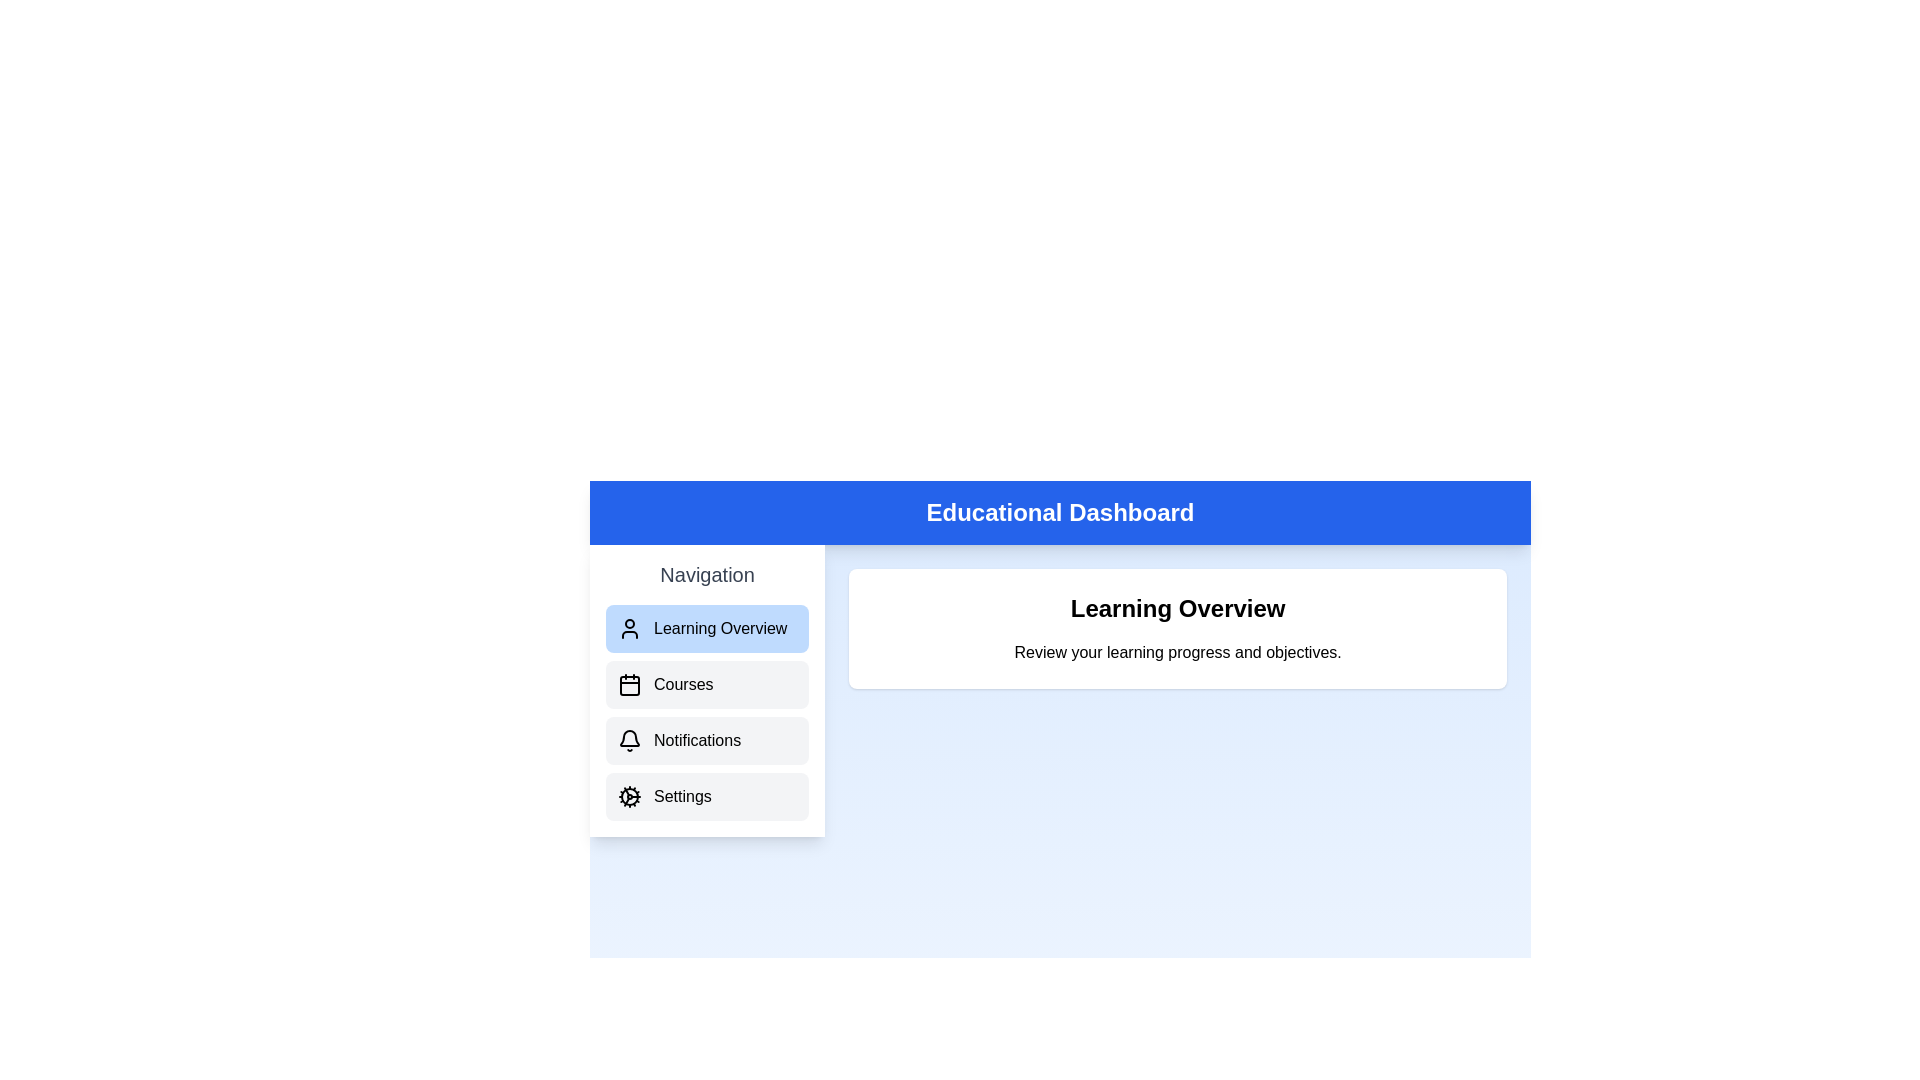 The width and height of the screenshot is (1920, 1080). I want to click on the sidebar option Learning Overview to observe its hover effect, so click(707, 627).